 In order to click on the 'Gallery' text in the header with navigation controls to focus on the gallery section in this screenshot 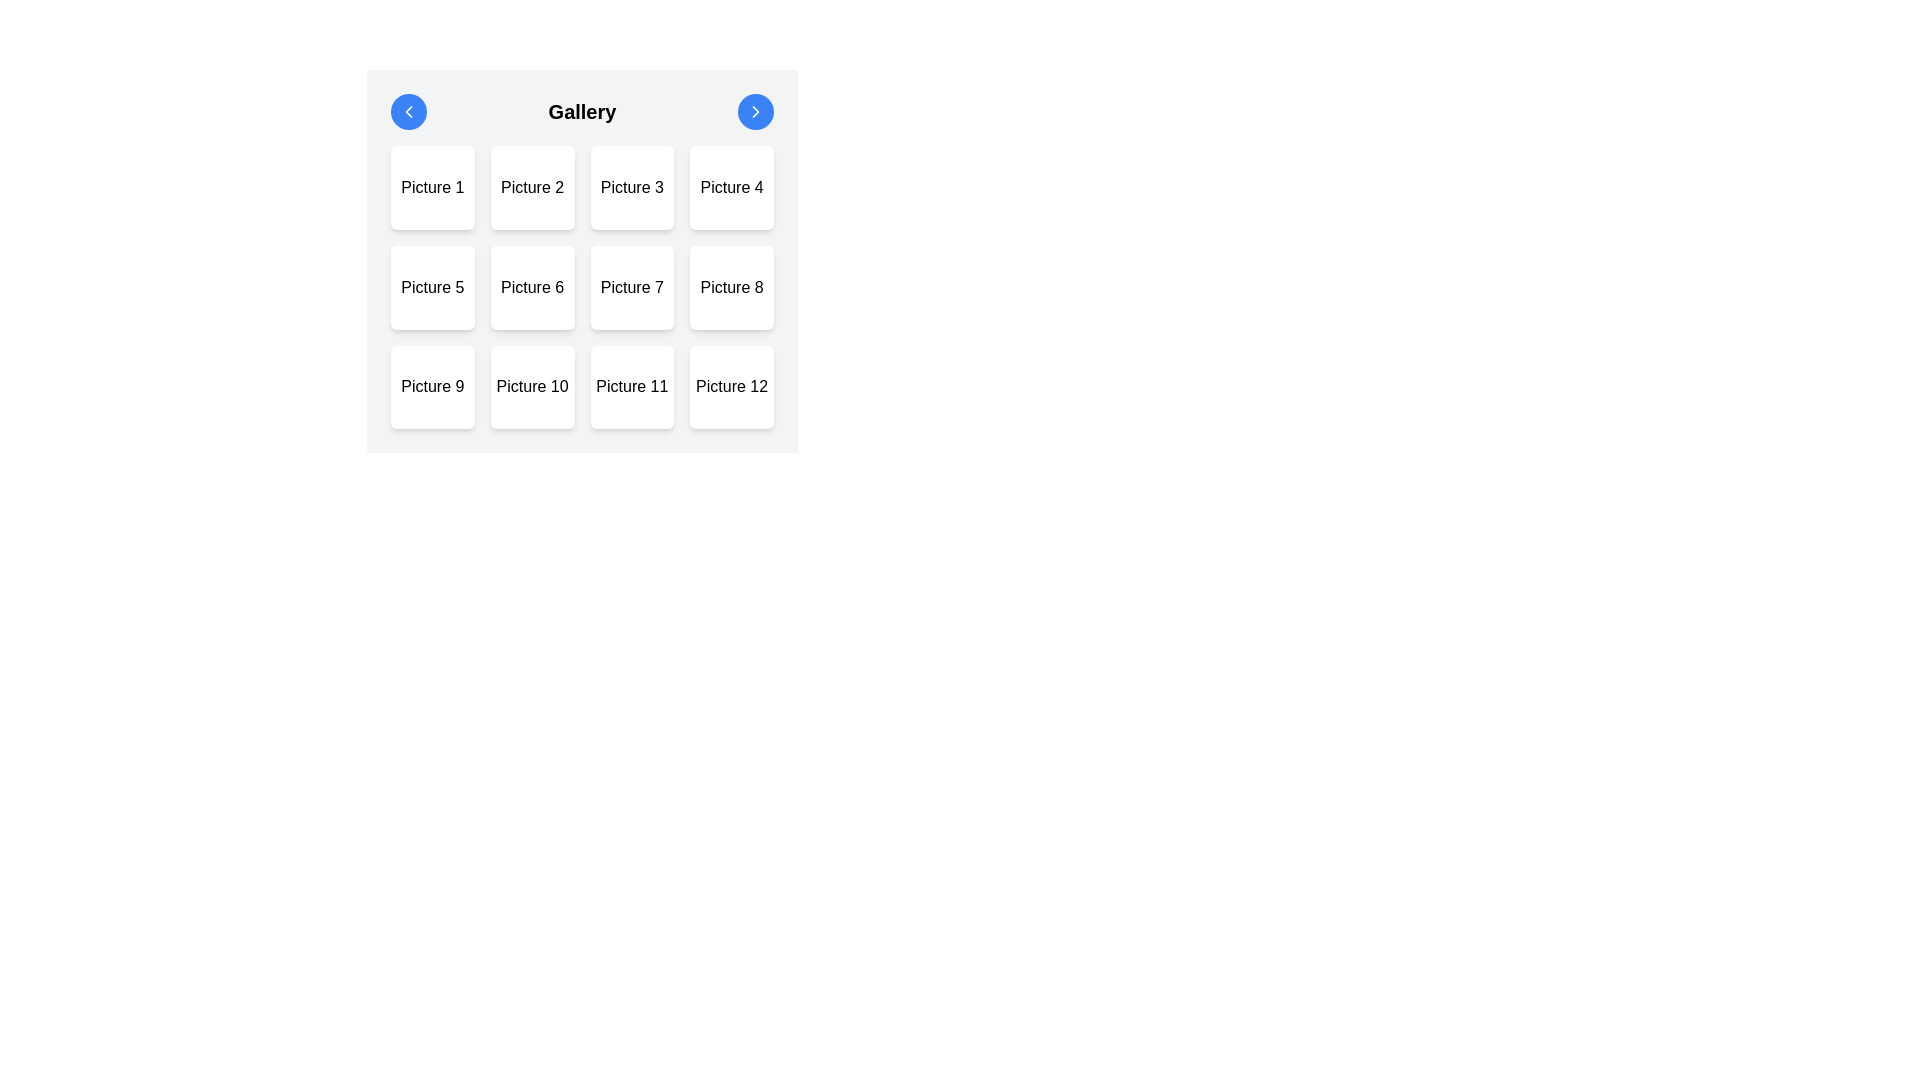, I will do `click(581, 111)`.